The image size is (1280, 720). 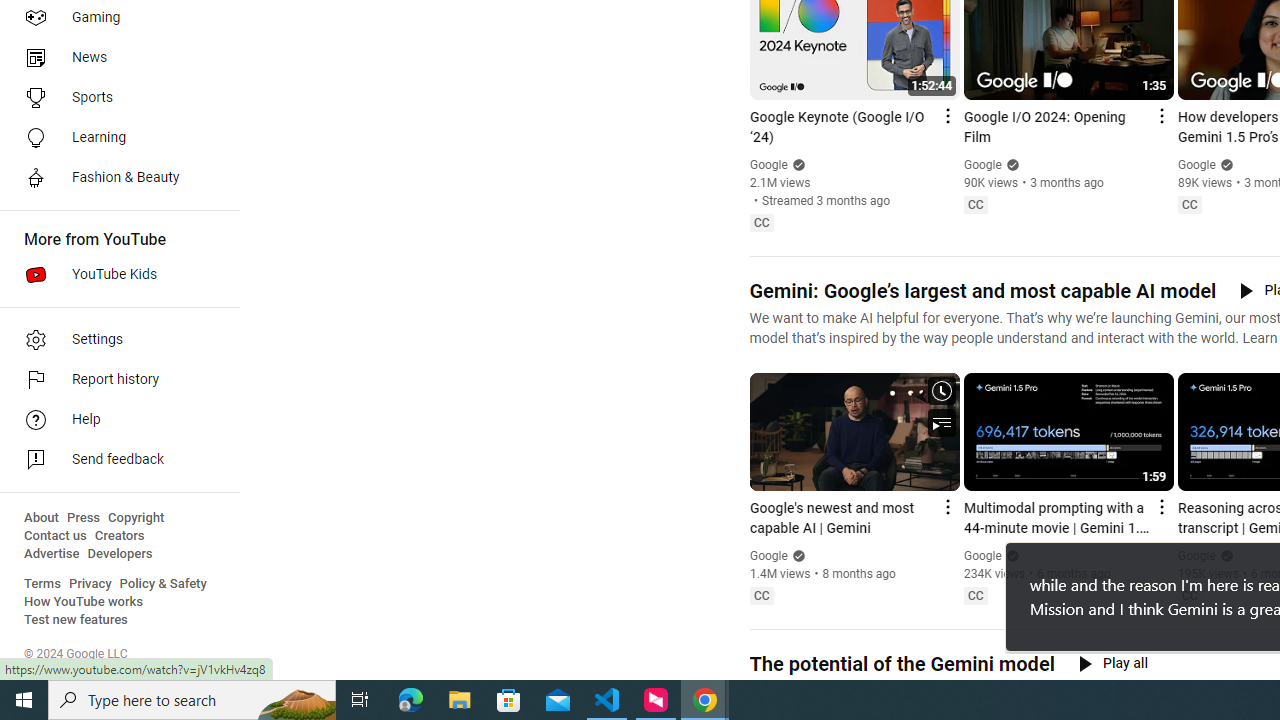 What do you see at coordinates (76, 619) in the screenshot?
I see `'Test new features'` at bounding box center [76, 619].